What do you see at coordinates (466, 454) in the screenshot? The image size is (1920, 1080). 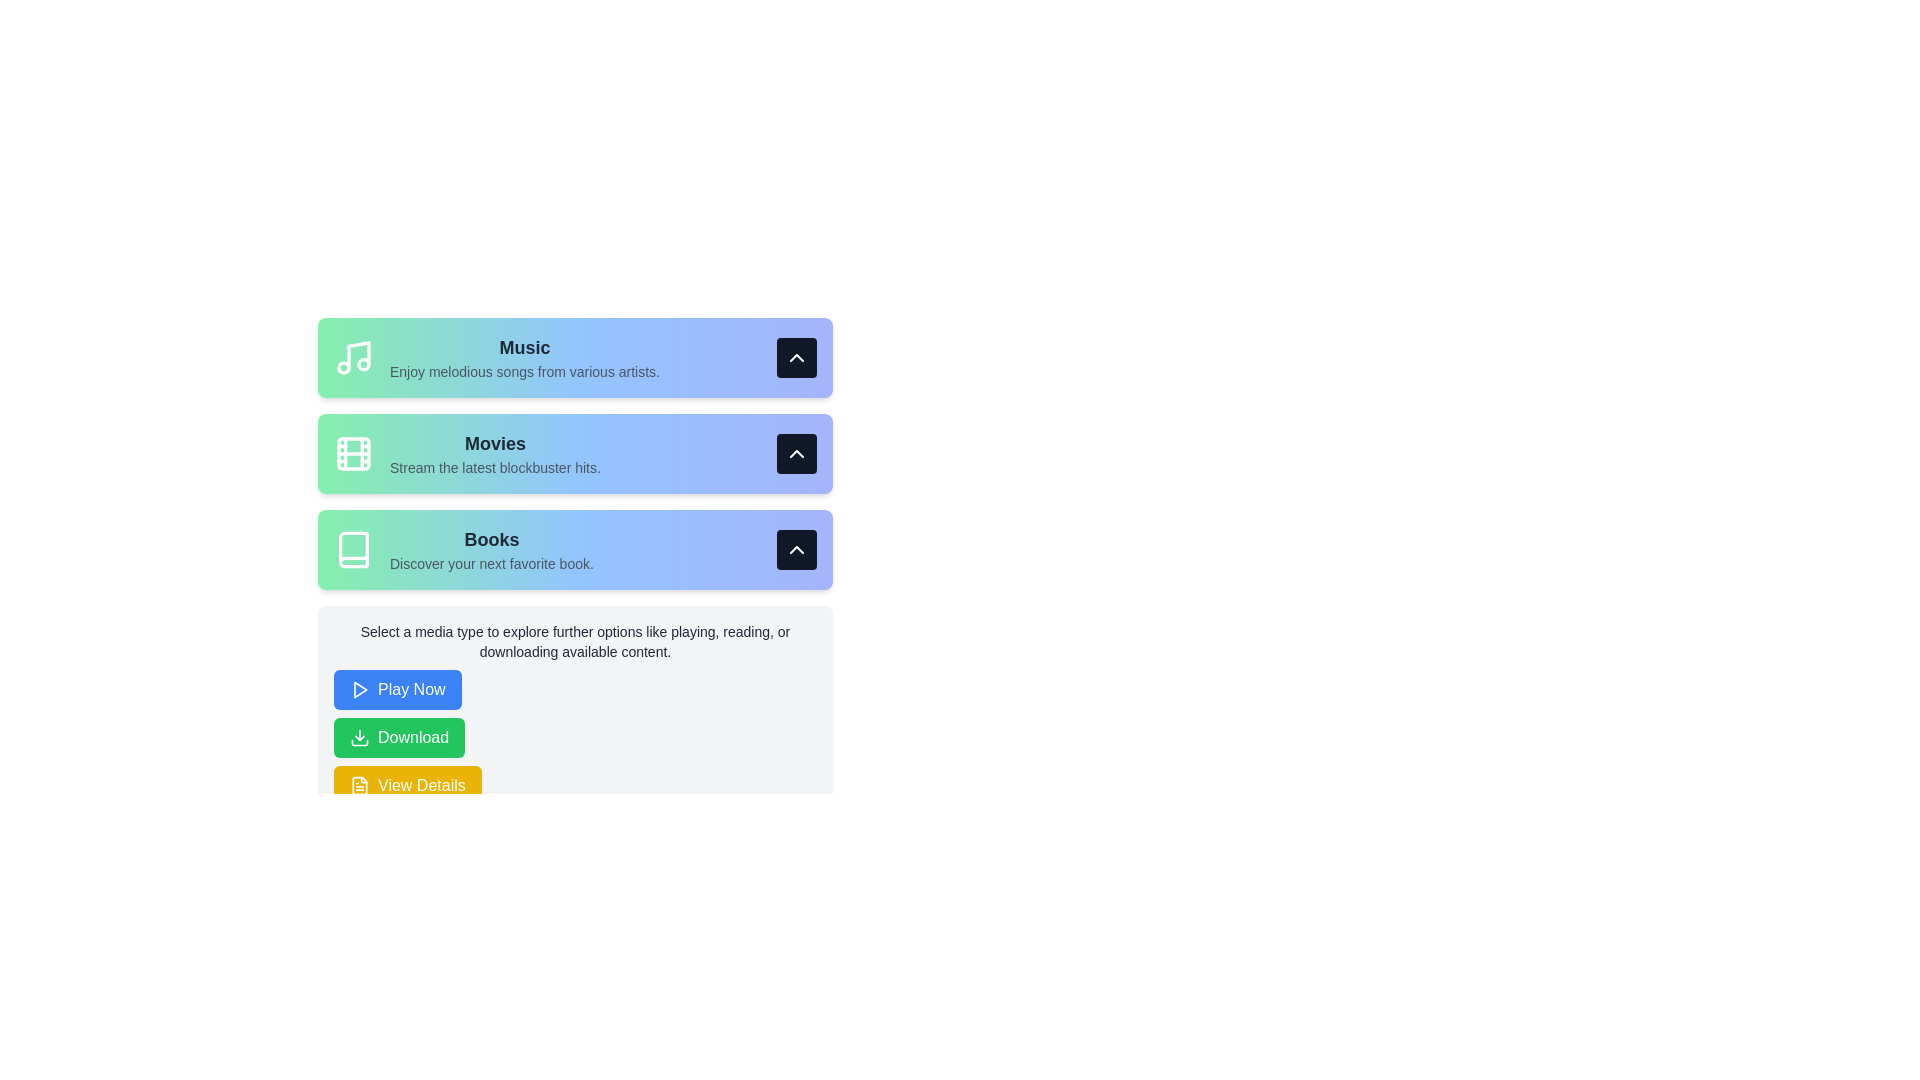 I see `the Information card titled 'Movies' with a film reel icon, located in the second position of the vertically stacked list of cards` at bounding box center [466, 454].